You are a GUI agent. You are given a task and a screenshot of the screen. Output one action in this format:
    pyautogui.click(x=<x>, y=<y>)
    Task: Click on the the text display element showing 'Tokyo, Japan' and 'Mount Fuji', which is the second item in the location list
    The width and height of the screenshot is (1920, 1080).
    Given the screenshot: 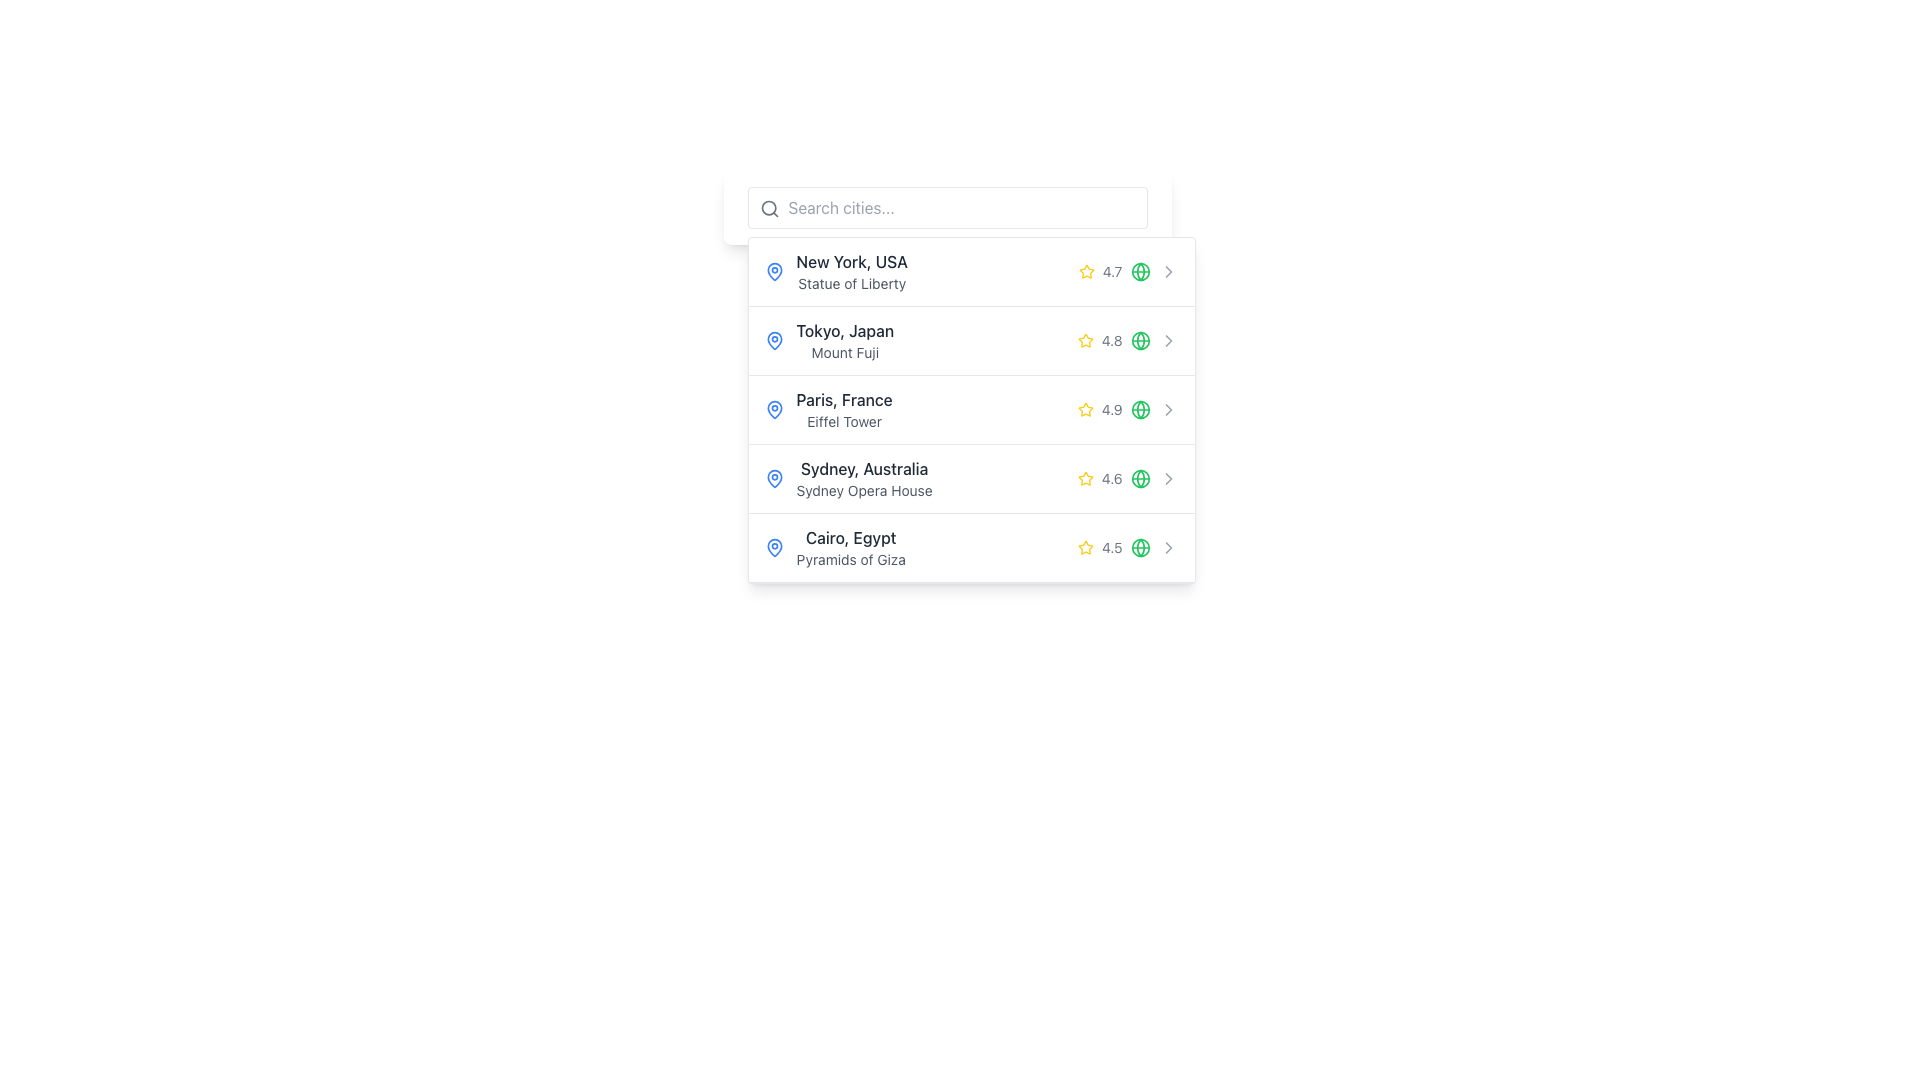 What is the action you would take?
    pyautogui.click(x=845, y=339)
    